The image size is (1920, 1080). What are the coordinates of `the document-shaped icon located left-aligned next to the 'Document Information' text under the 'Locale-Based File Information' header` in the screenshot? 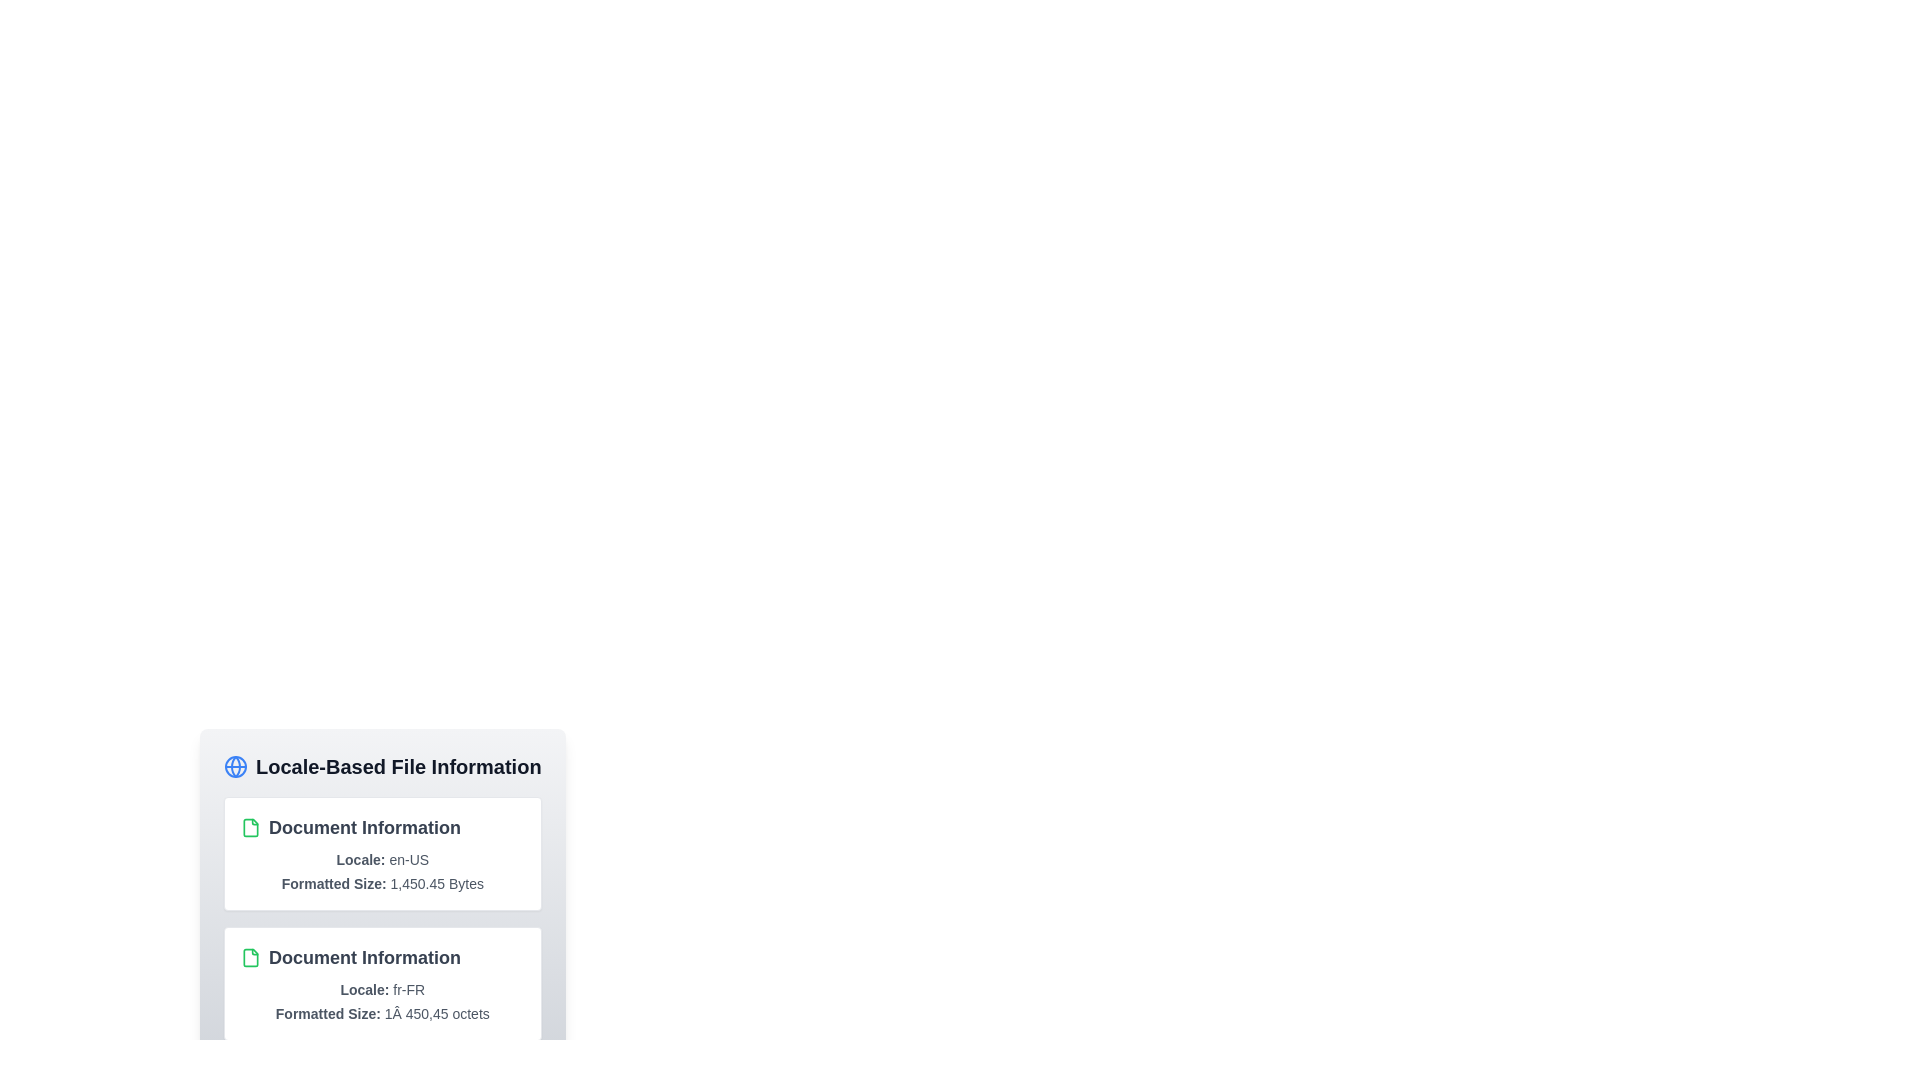 It's located at (249, 828).